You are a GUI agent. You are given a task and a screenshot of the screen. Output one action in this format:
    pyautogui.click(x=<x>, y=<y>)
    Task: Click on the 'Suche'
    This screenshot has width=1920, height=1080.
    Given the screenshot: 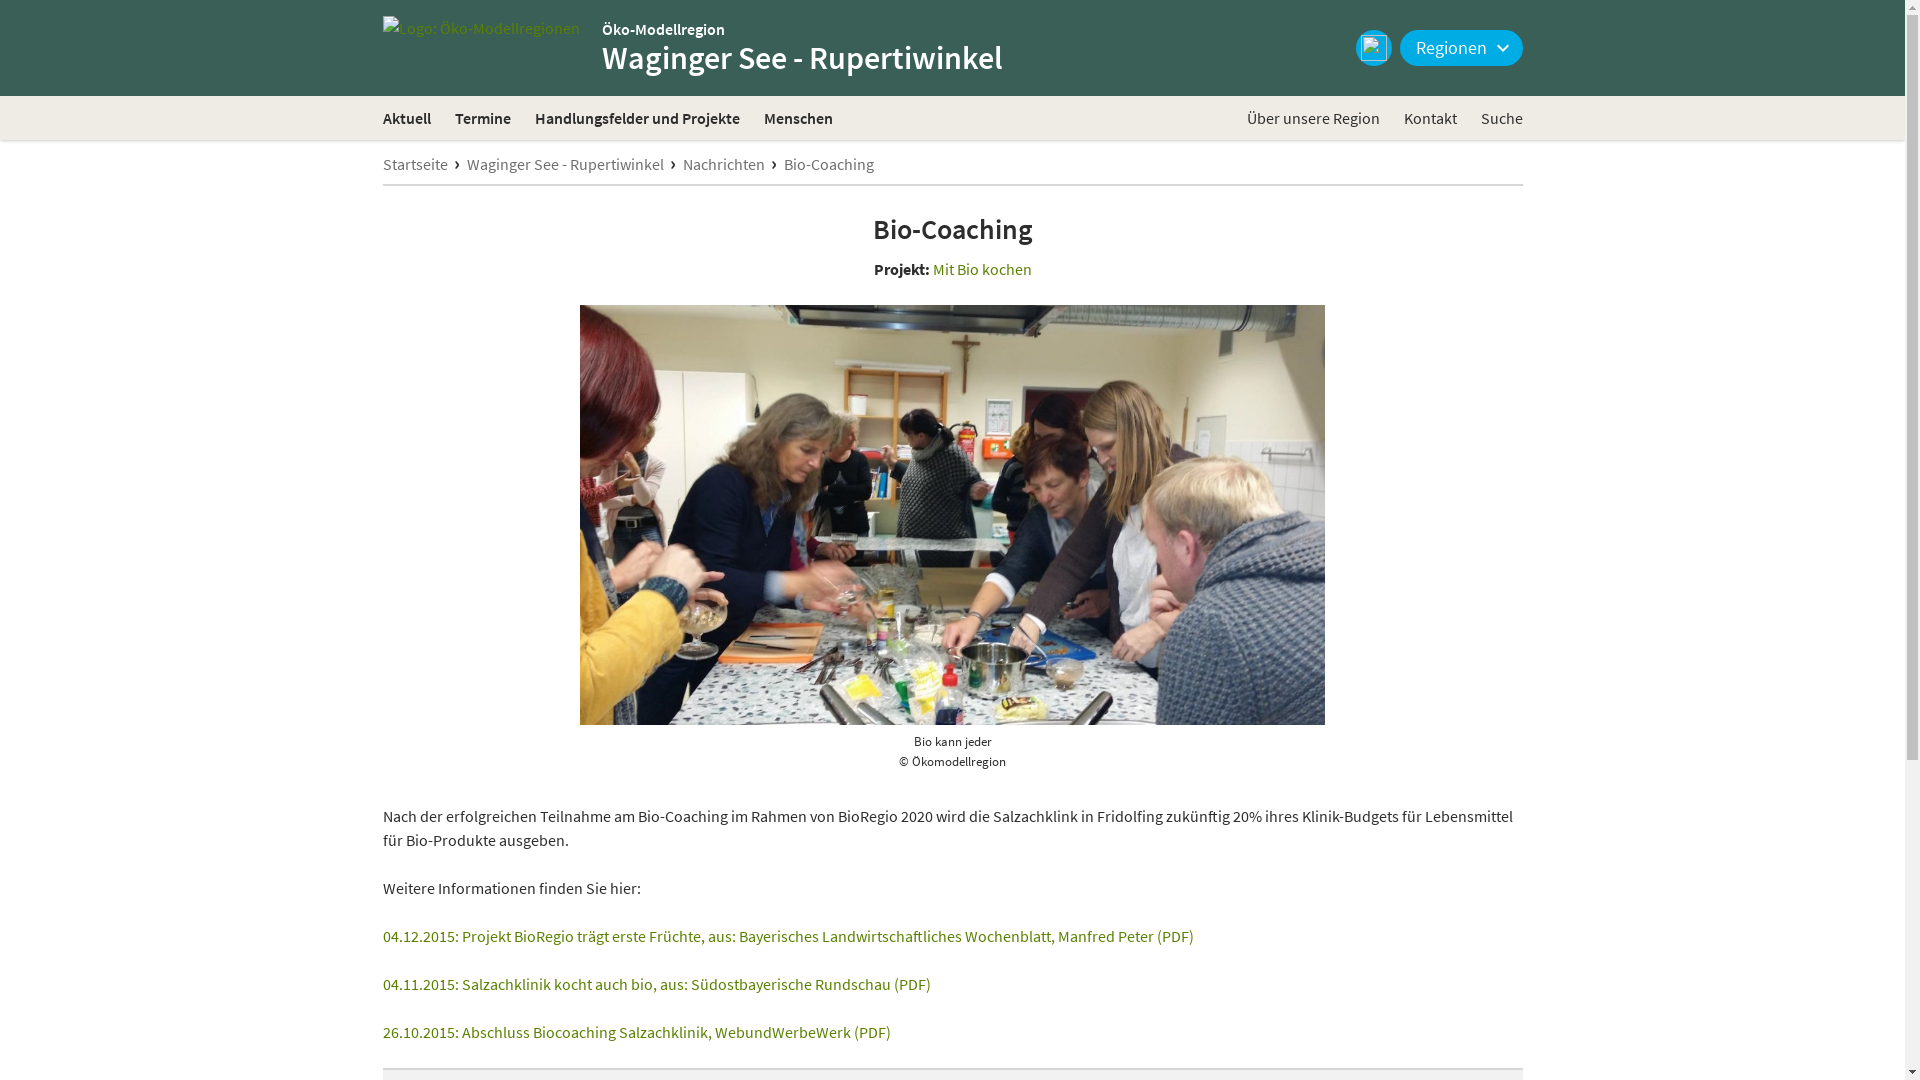 What is the action you would take?
    pyautogui.click(x=1501, y=118)
    